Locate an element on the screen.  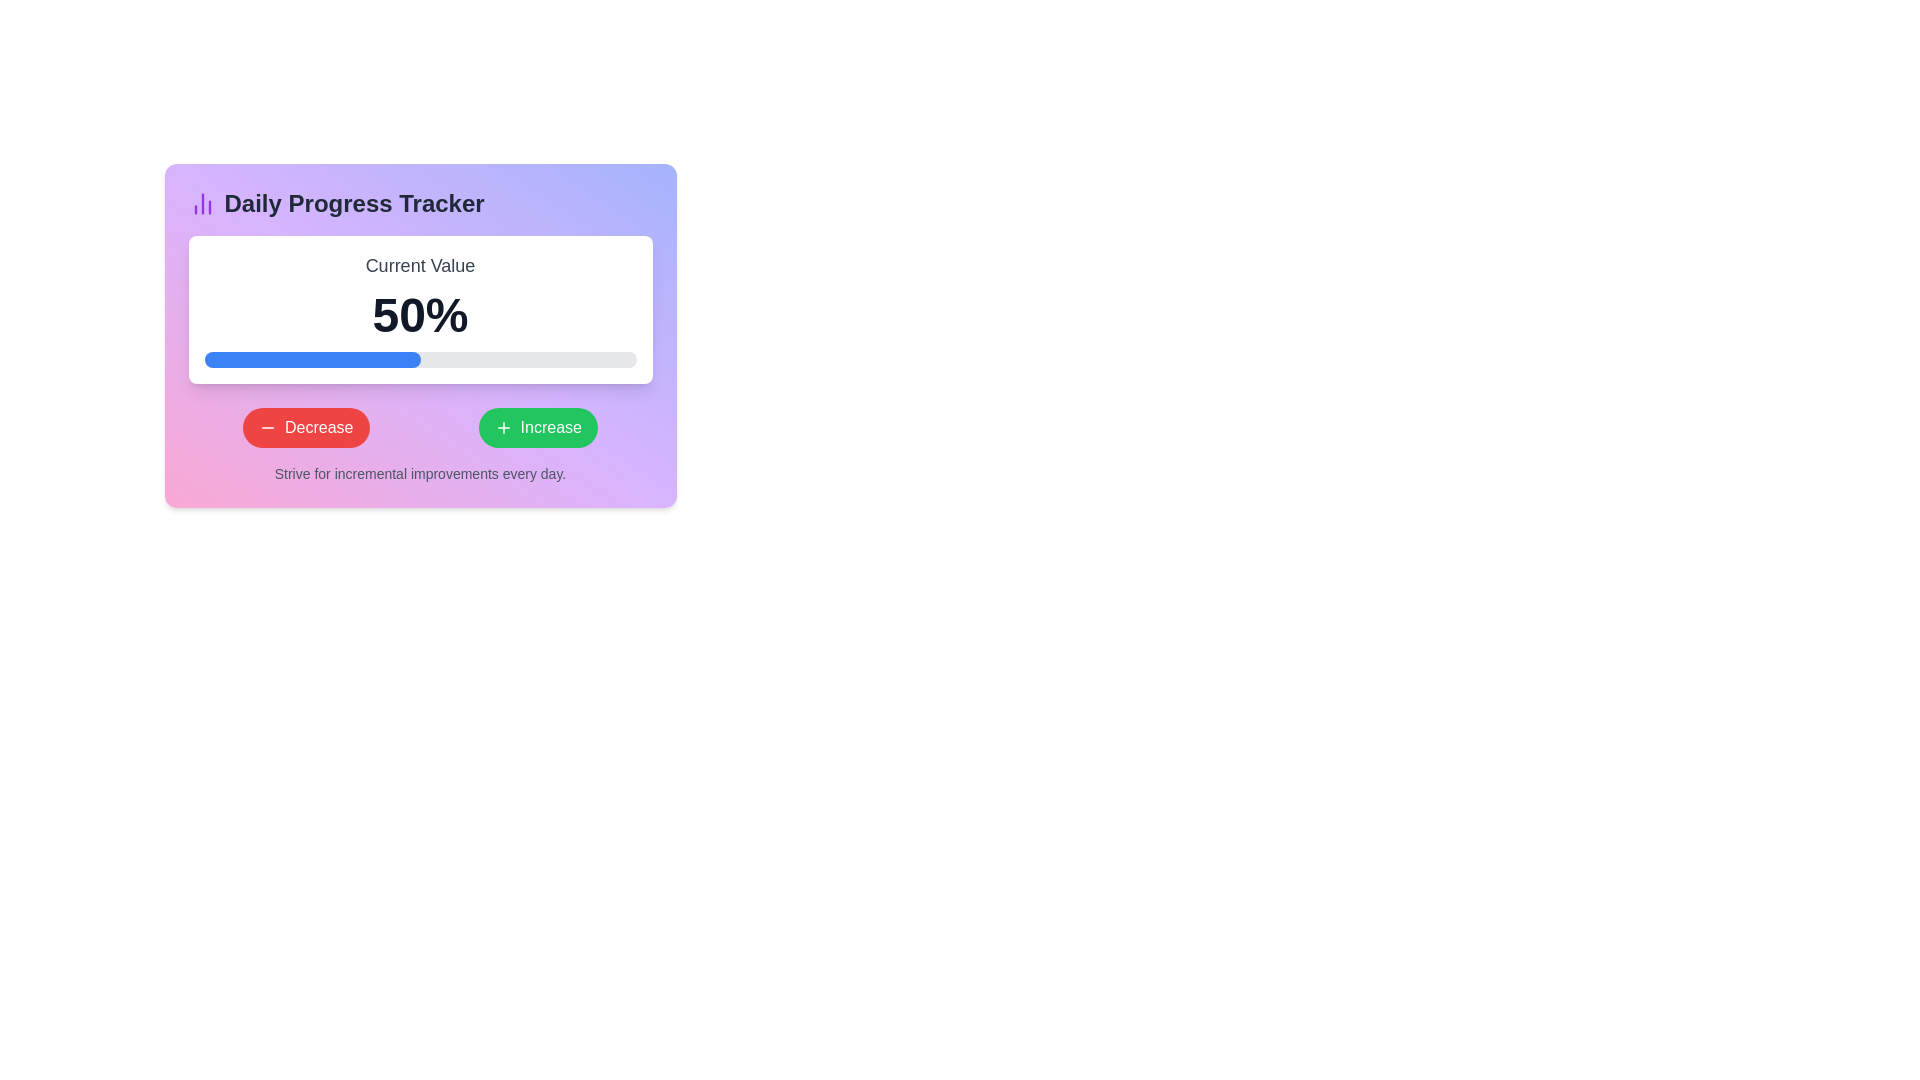
the purple bar chart icon located to the left of the 'Daily Progress Tracker' text in the header section is located at coordinates (202, 204).